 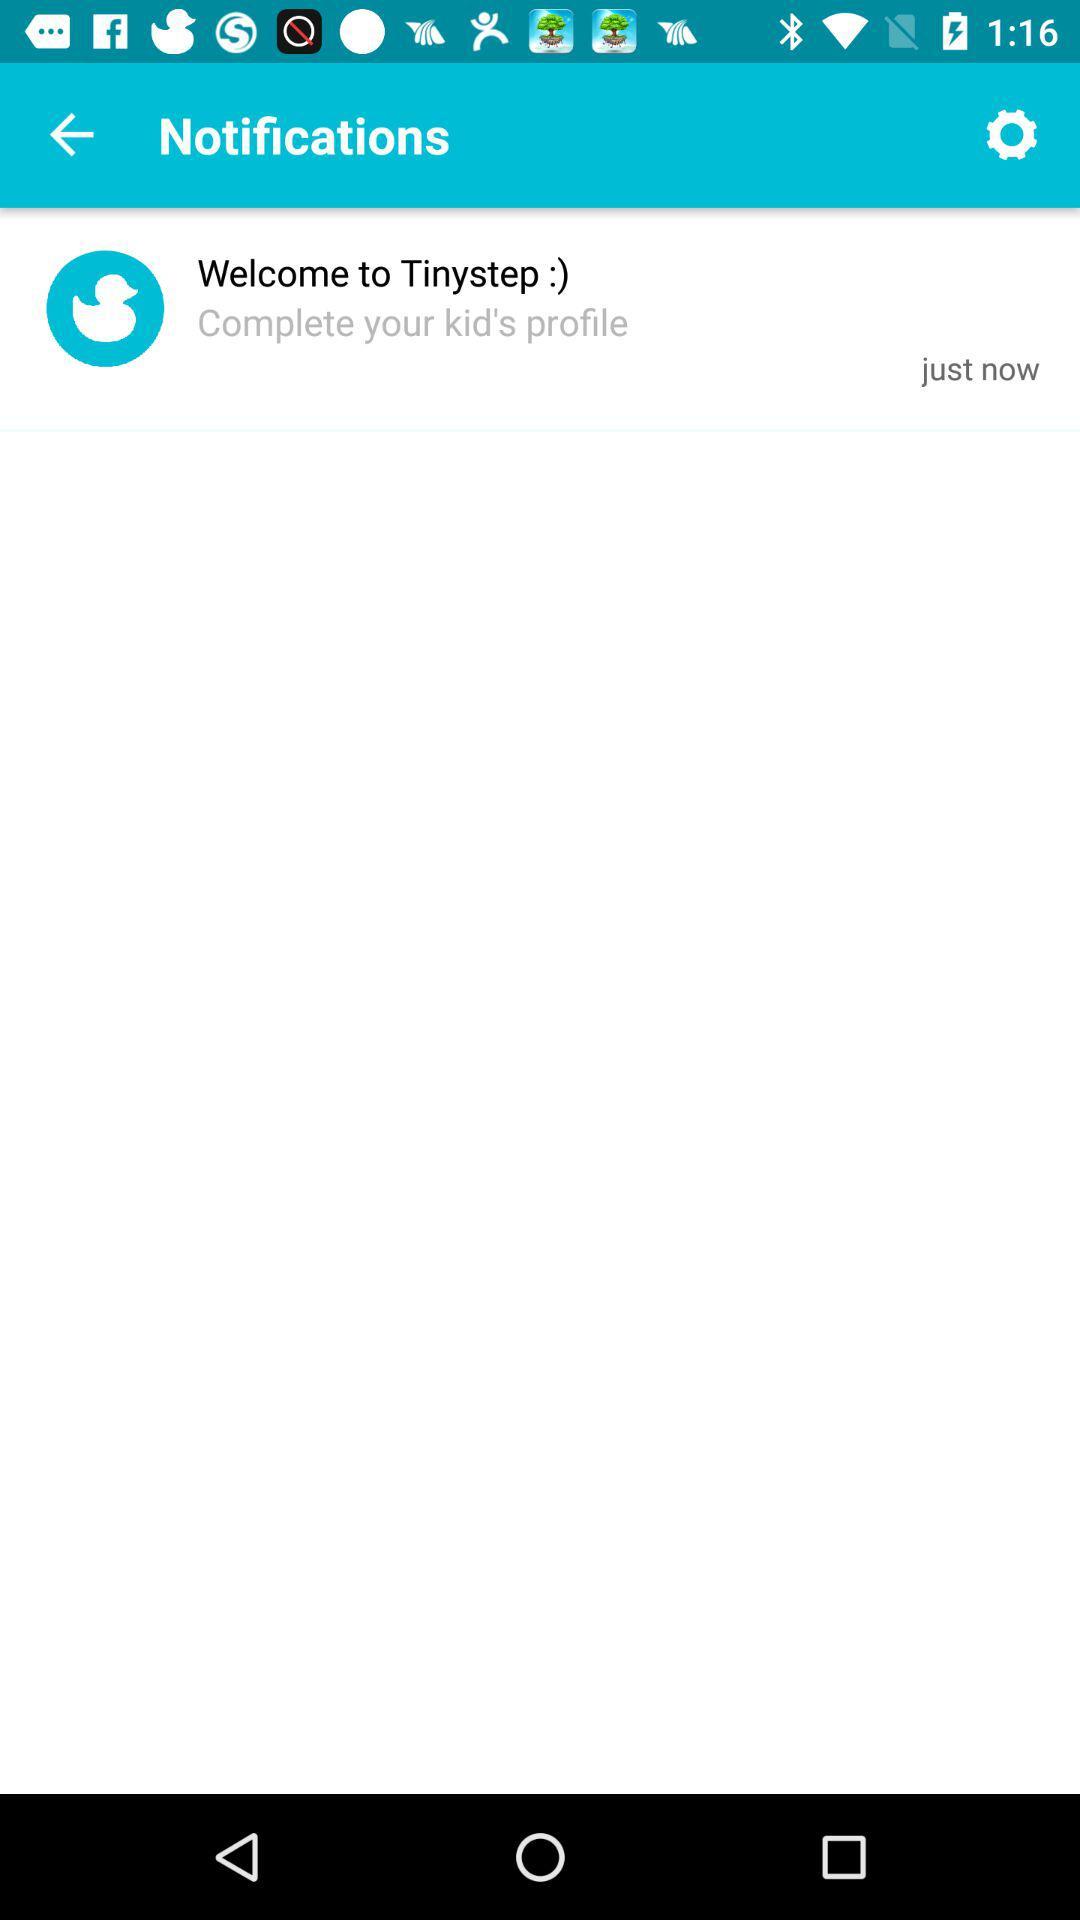 What do you see at coordinates (979, 367) in the screenshot?
I see `just now icon` at bounding box center [979, 367].